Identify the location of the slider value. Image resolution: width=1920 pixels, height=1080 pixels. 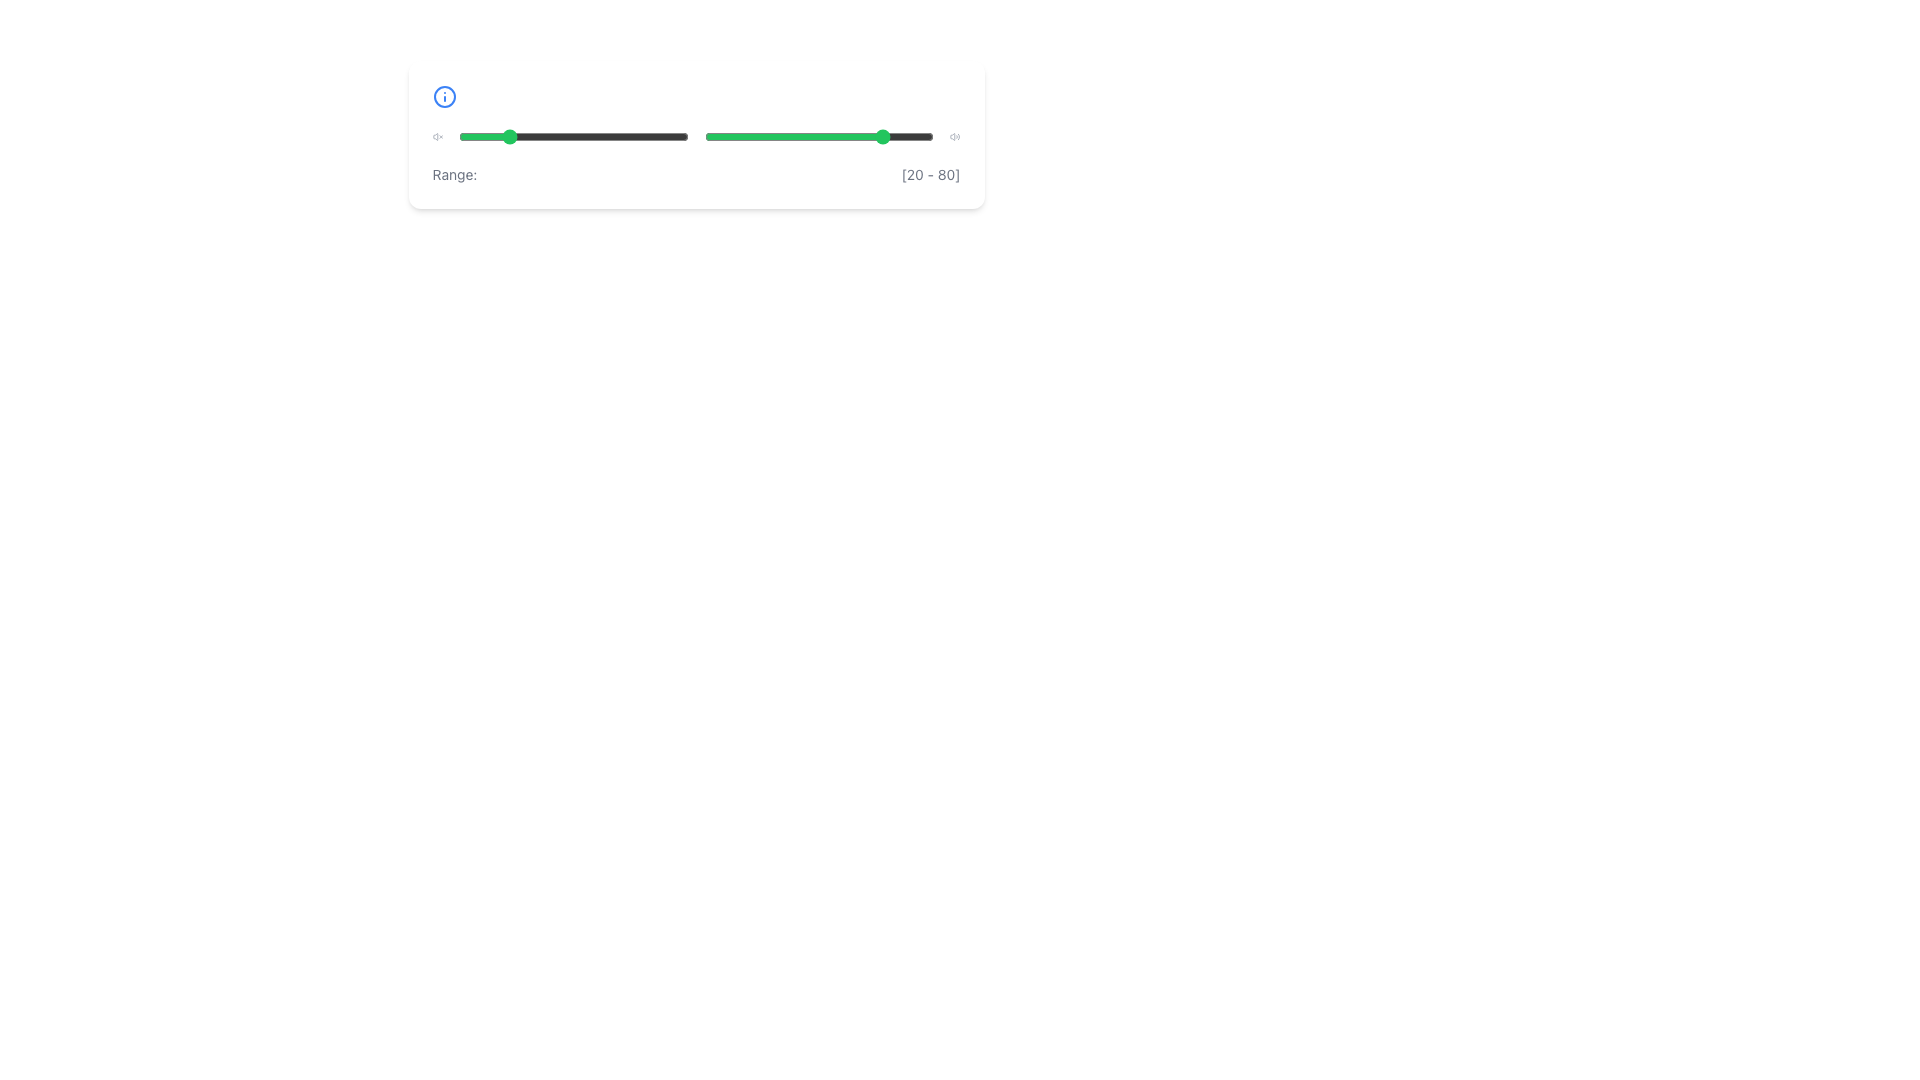
(838, 136).